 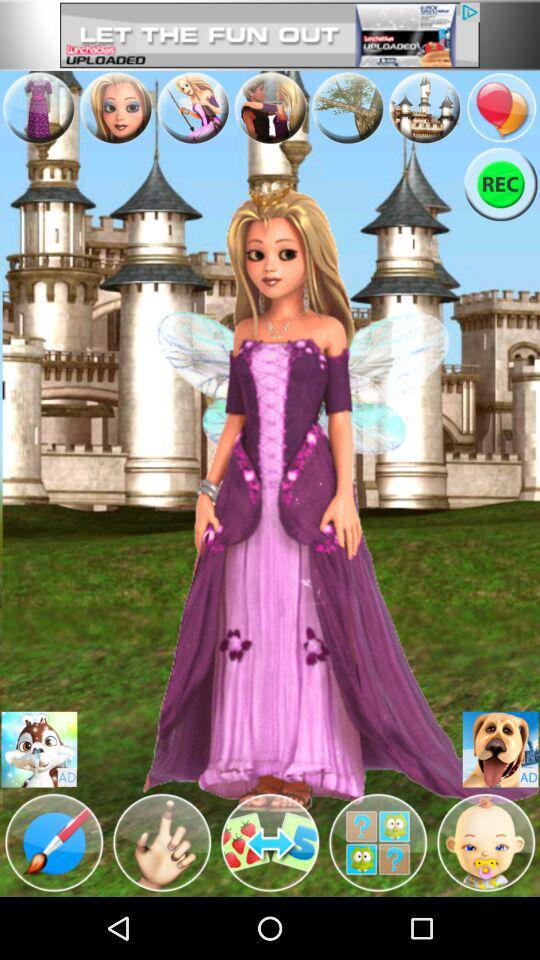 I want to click on the avatar icon, so click(x=38, y=115).